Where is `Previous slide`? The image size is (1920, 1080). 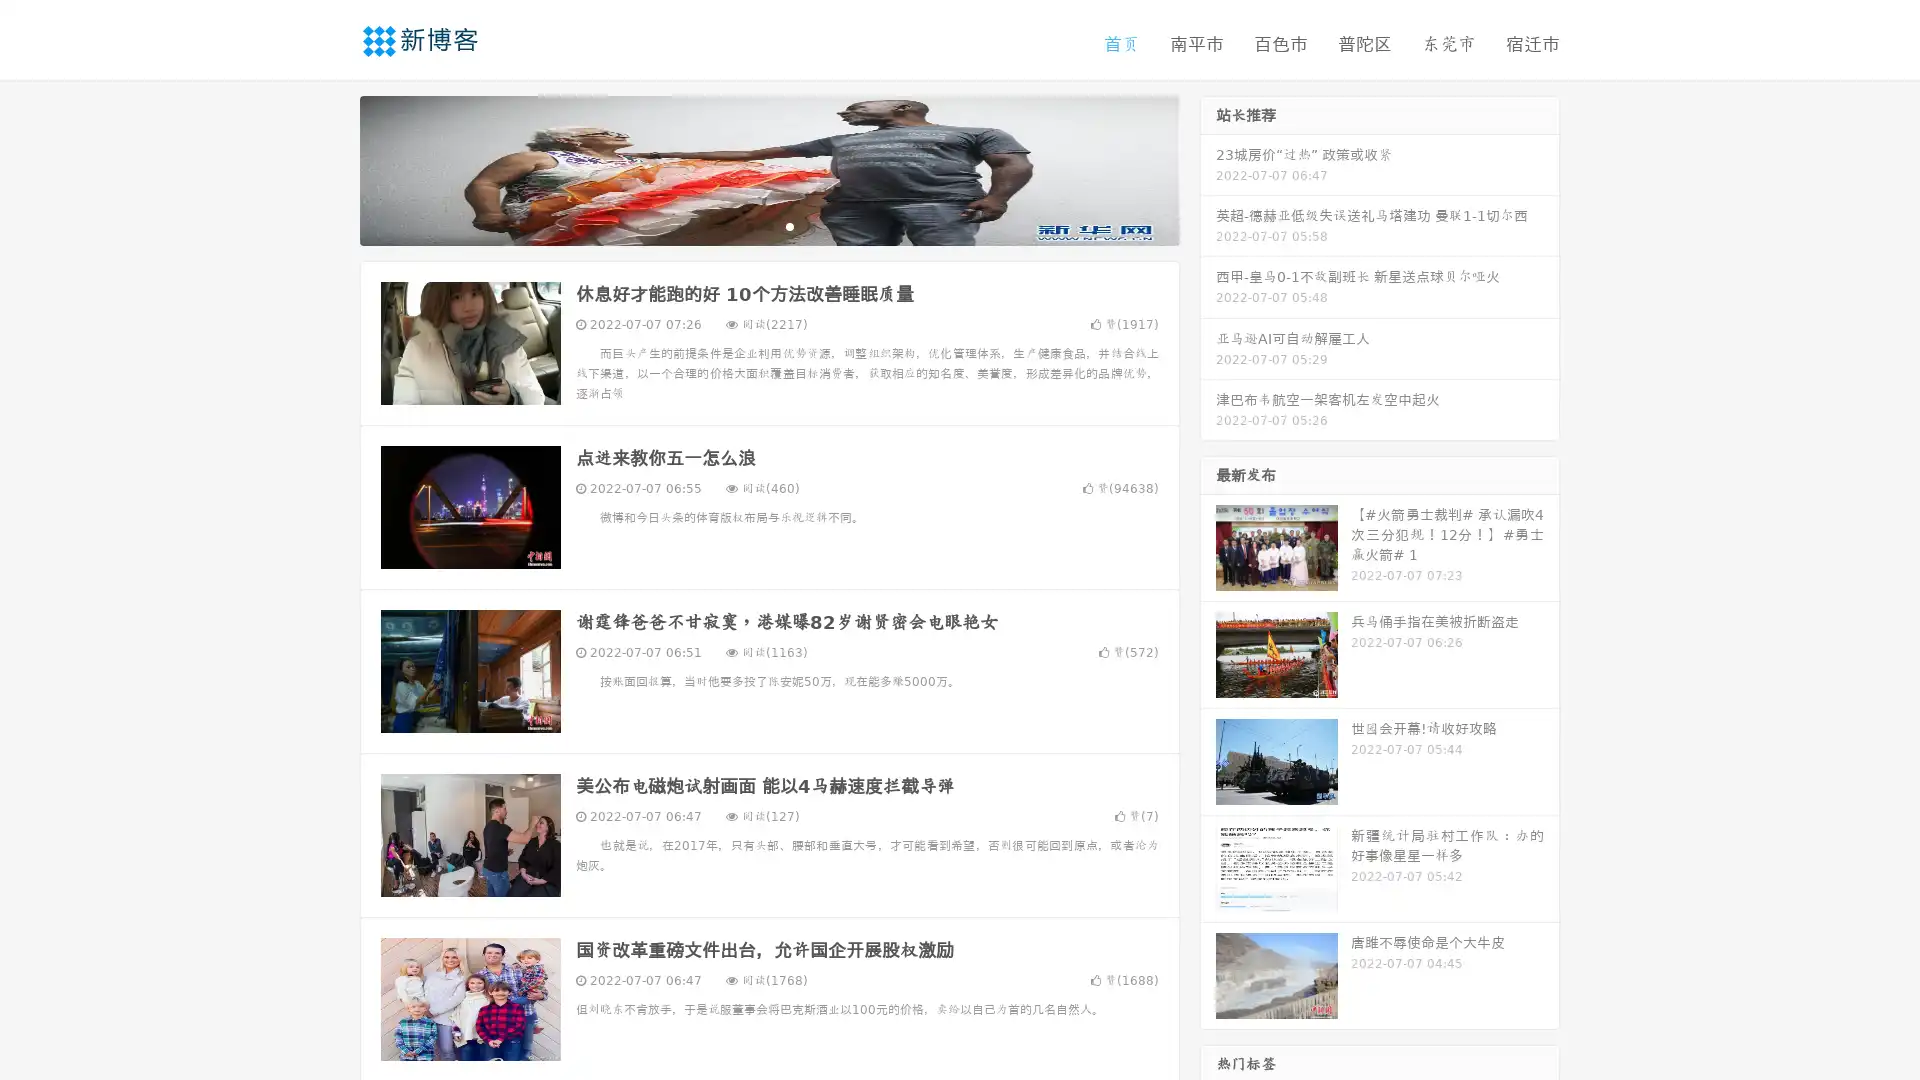 Previous slide is located at coordinates (330, 168).